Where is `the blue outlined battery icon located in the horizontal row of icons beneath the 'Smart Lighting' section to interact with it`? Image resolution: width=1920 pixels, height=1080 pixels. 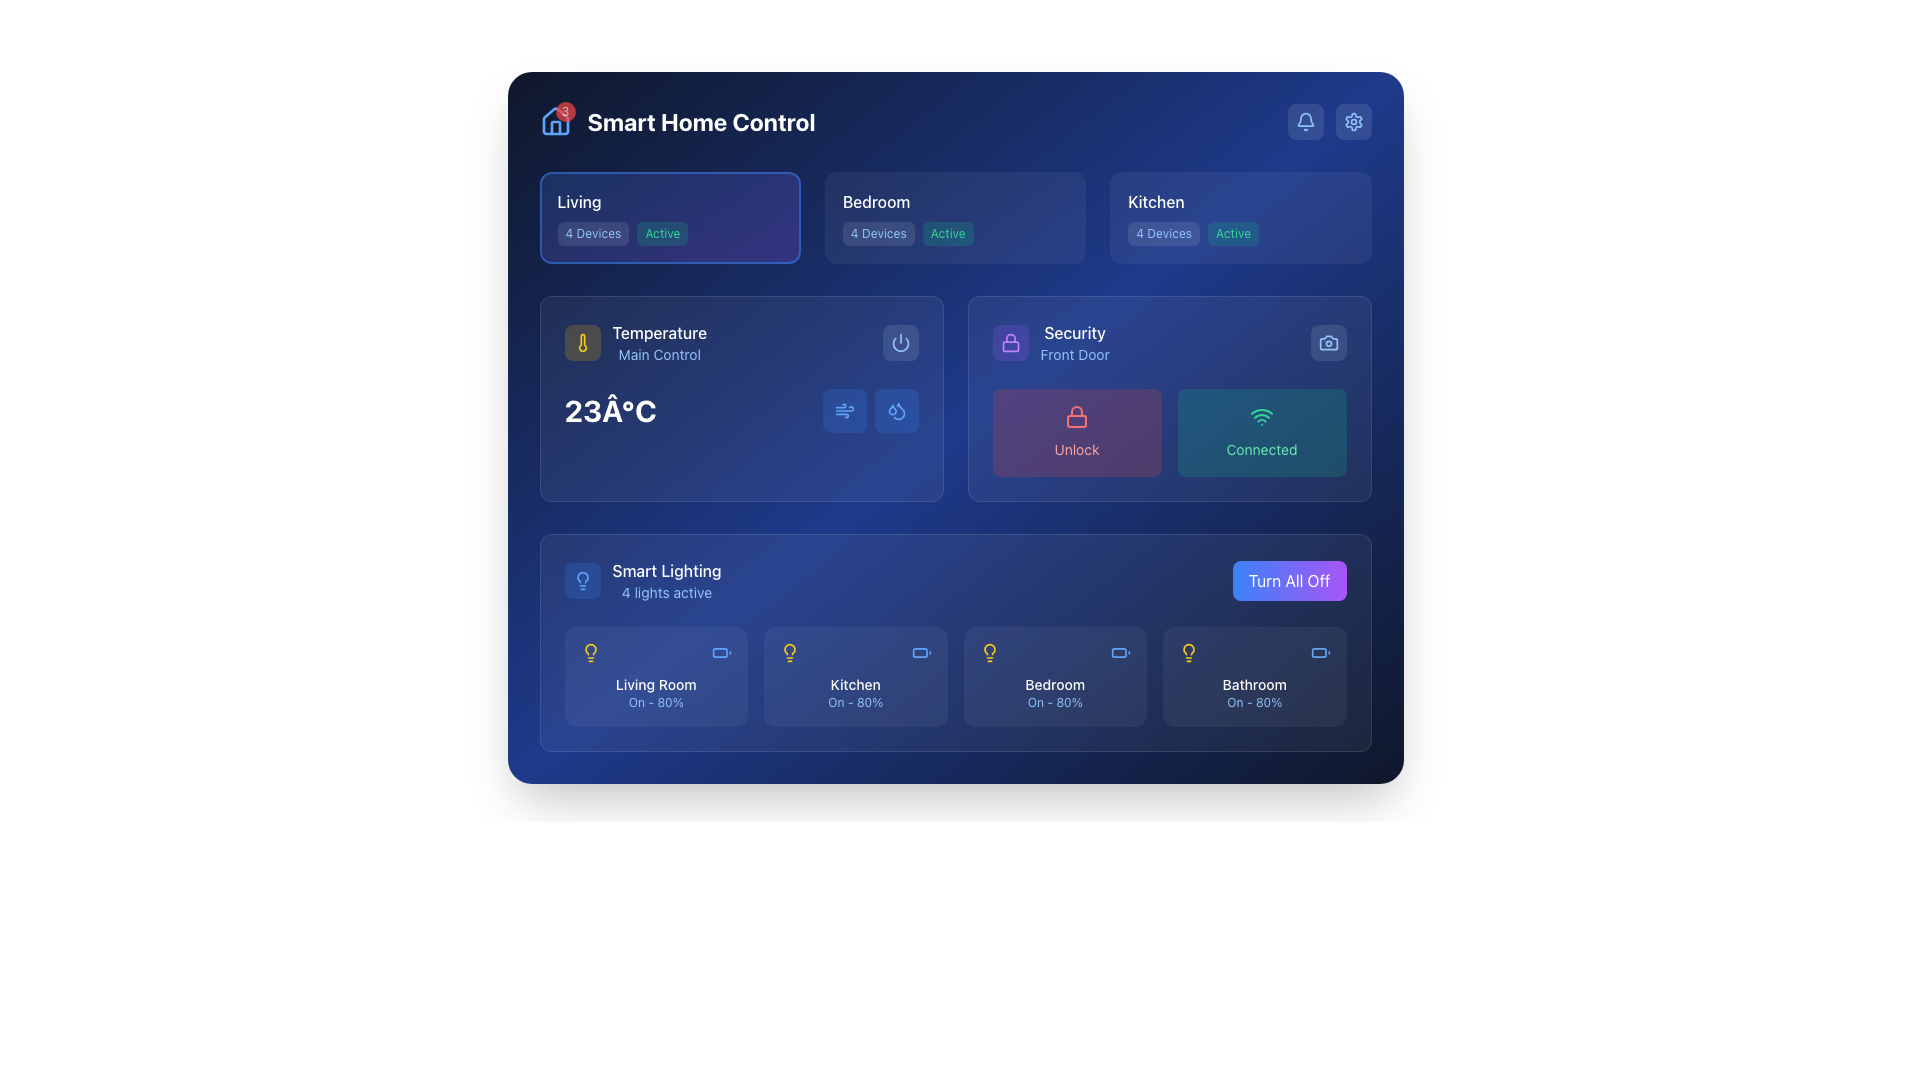
the blue outlined battery icon located in the horizontal row of icons beneath the 'Smart Lighting' section to interact with it is located at coordinates (720, 652).